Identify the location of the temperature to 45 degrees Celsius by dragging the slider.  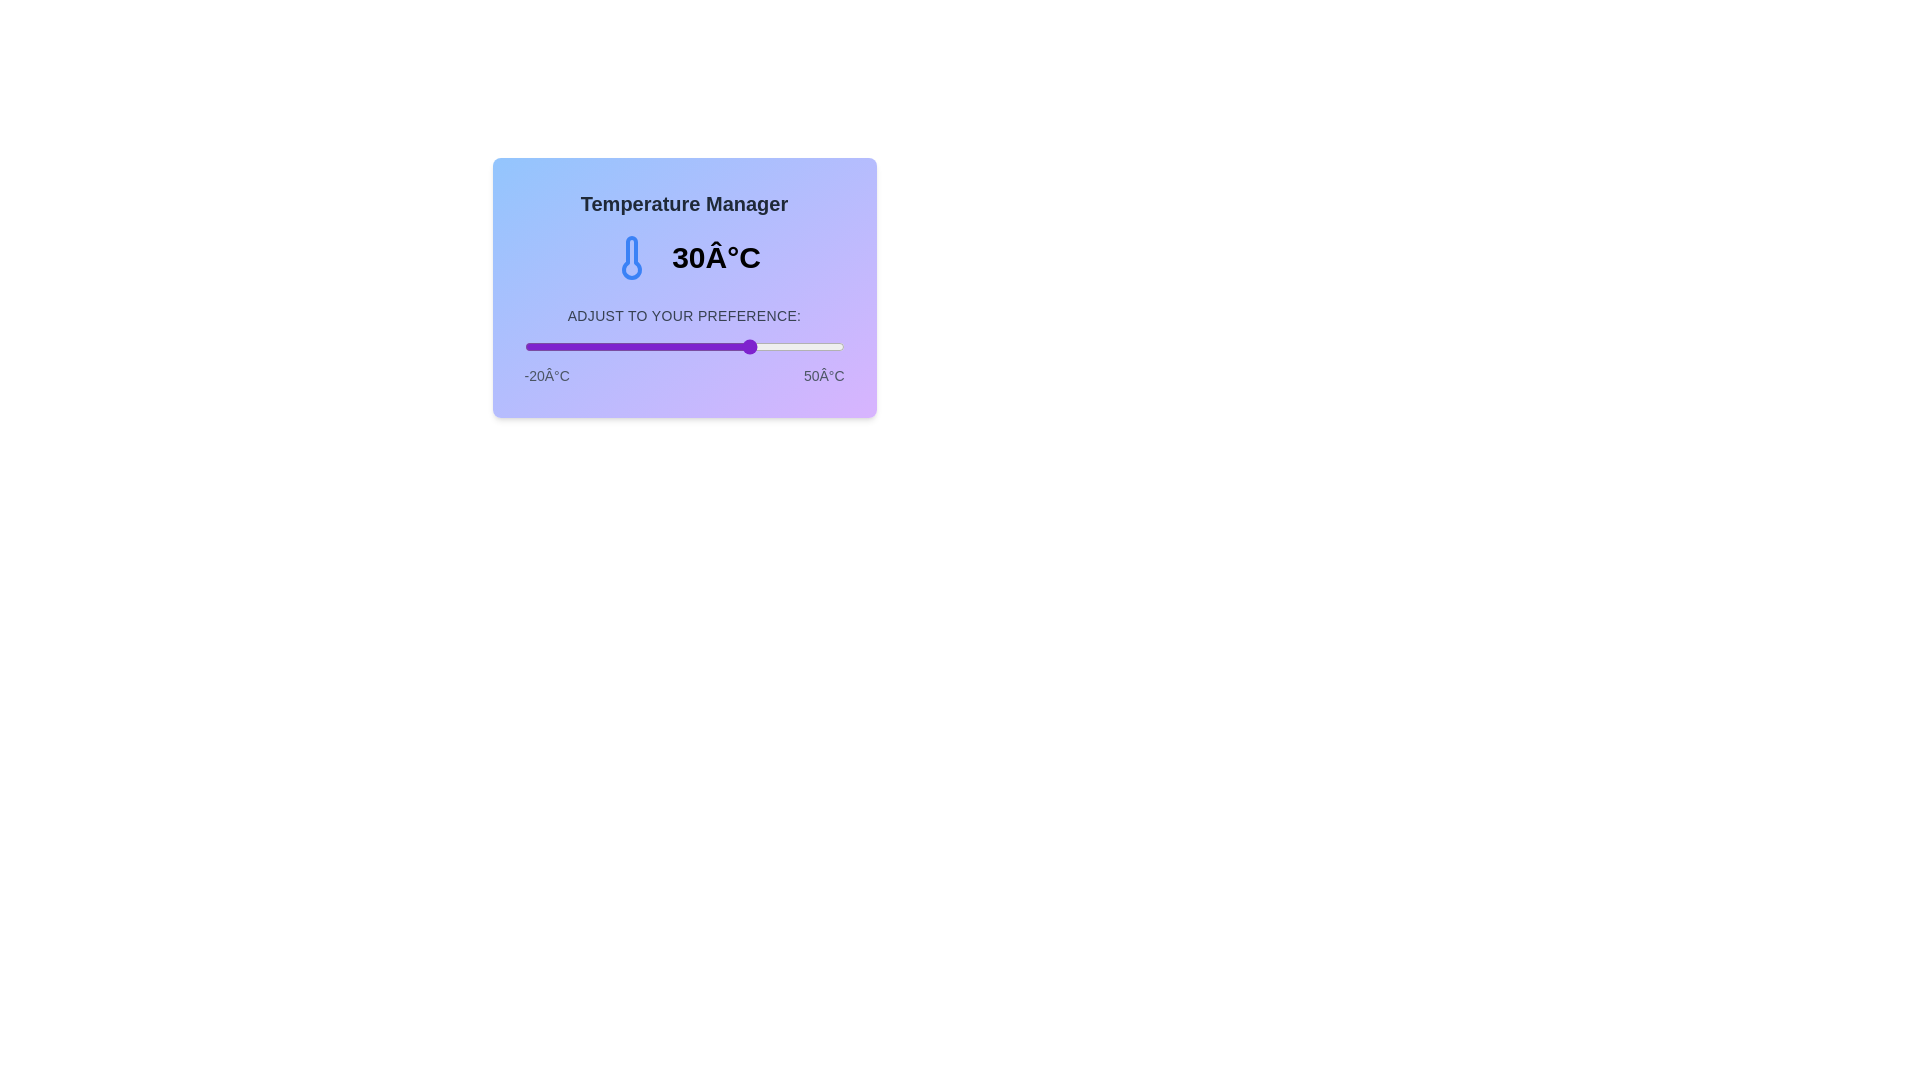
(821, 346).